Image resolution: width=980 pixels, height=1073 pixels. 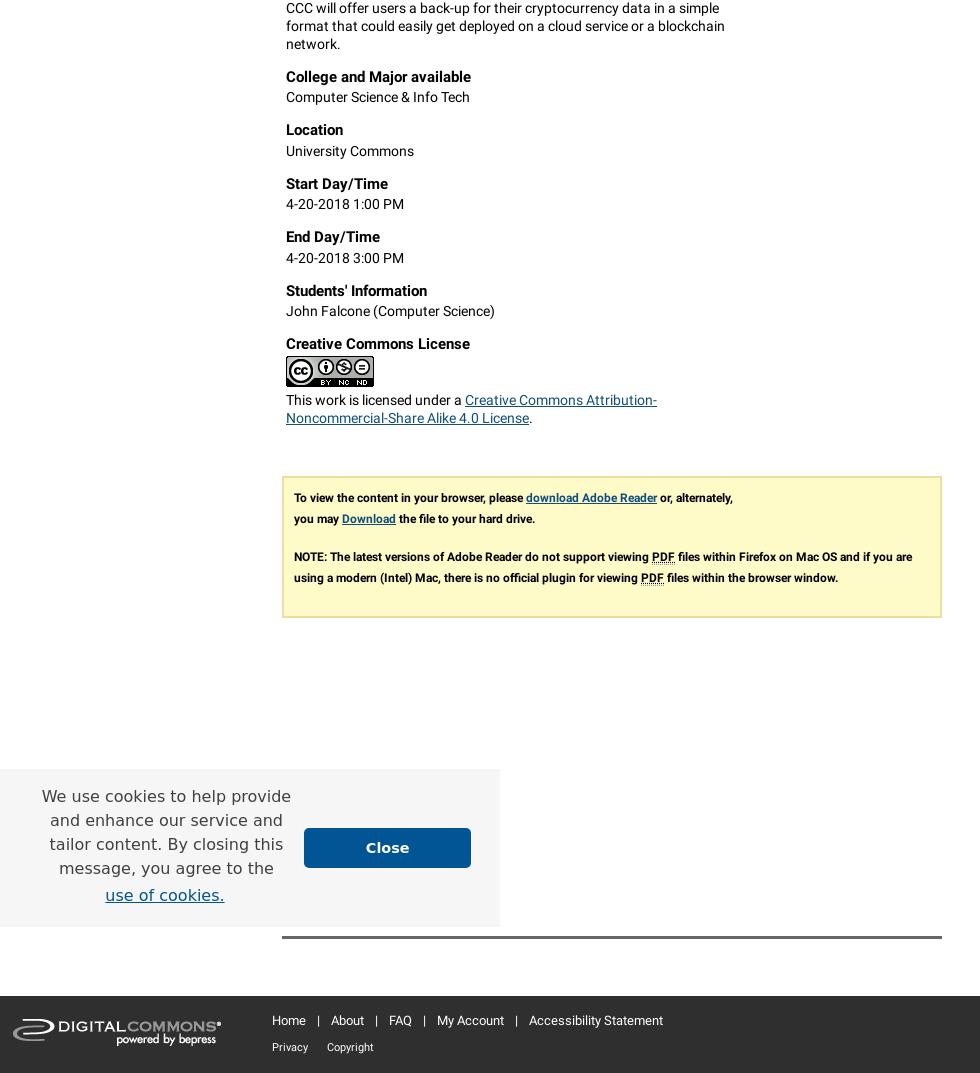 I want to click on 'Download', so click(x=368, y=518).